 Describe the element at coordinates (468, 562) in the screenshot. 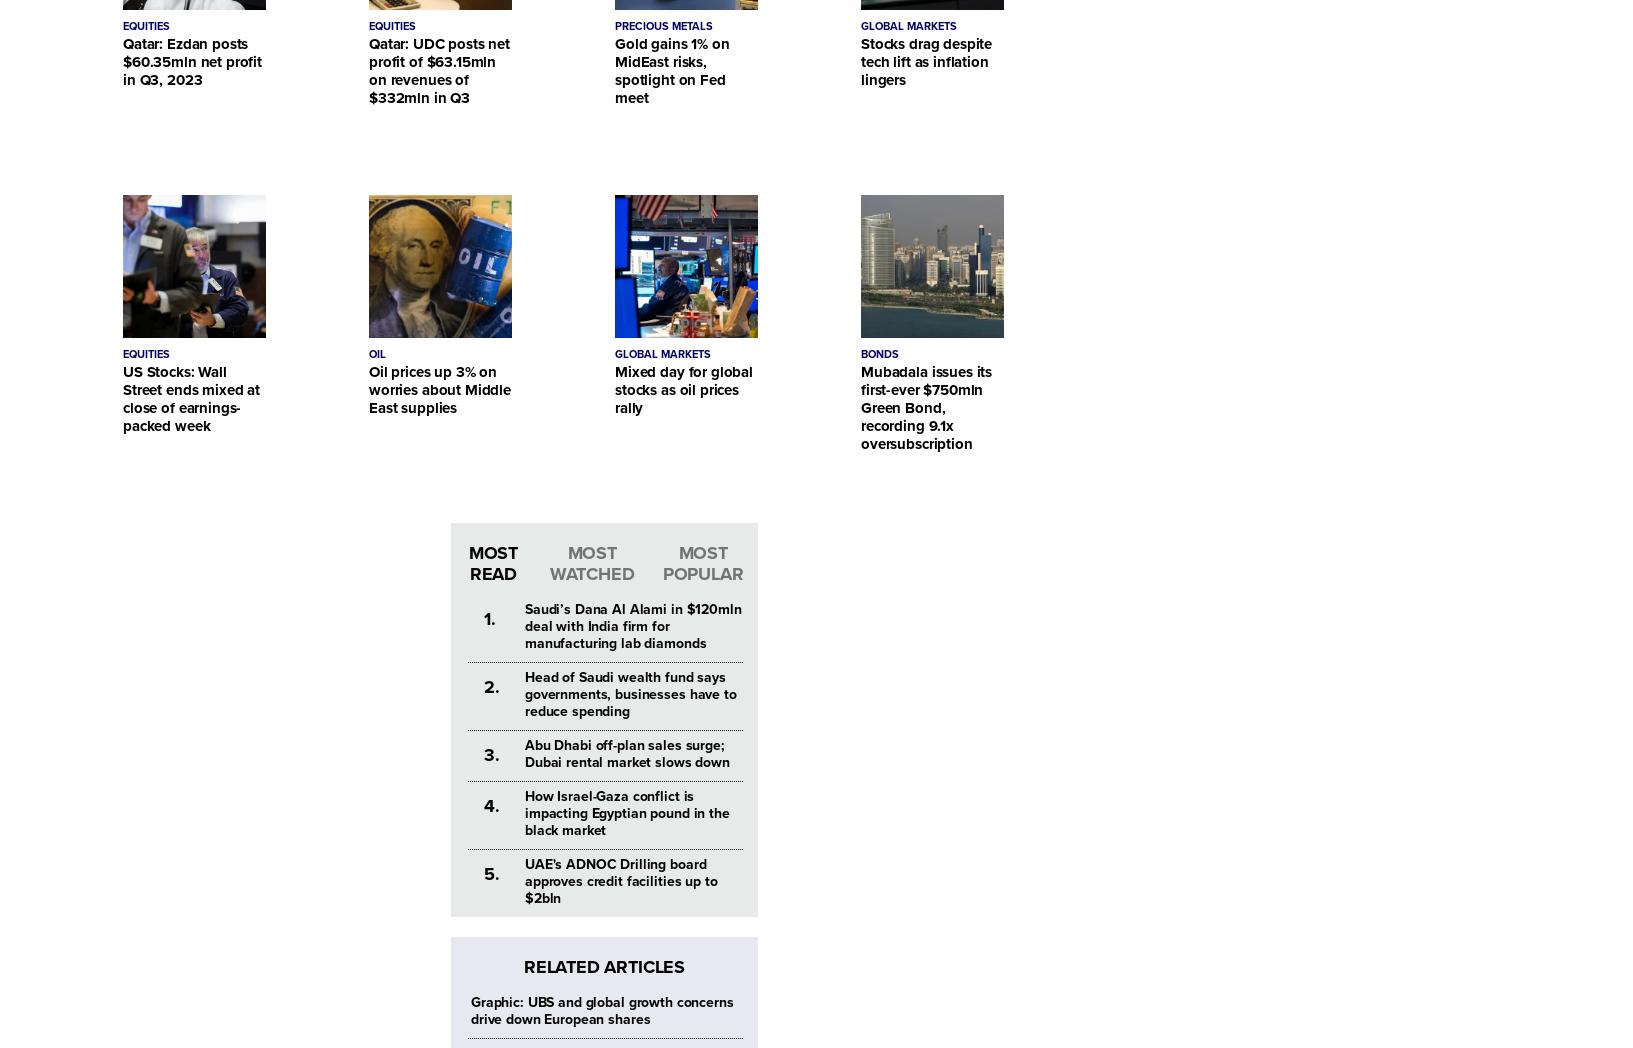

I see `'MOST READ'` at that location.